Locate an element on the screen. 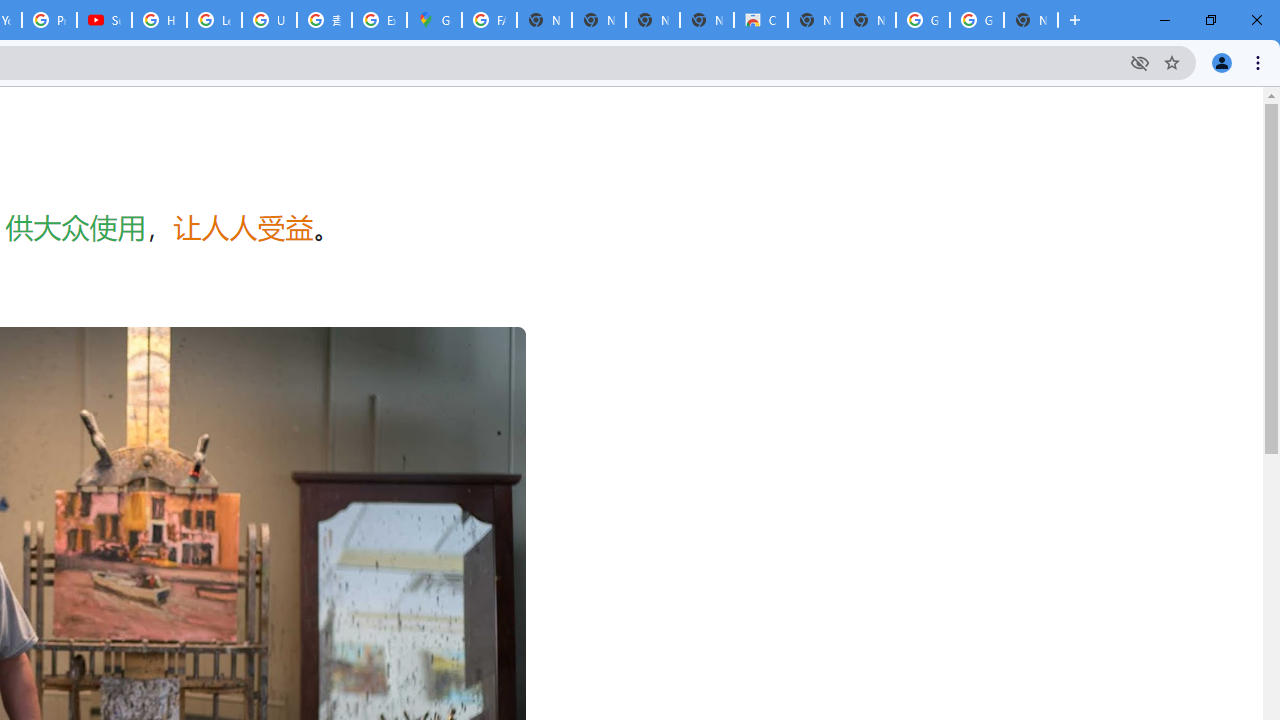  'Chrome Web Store' is located at coordinates (759, 20).